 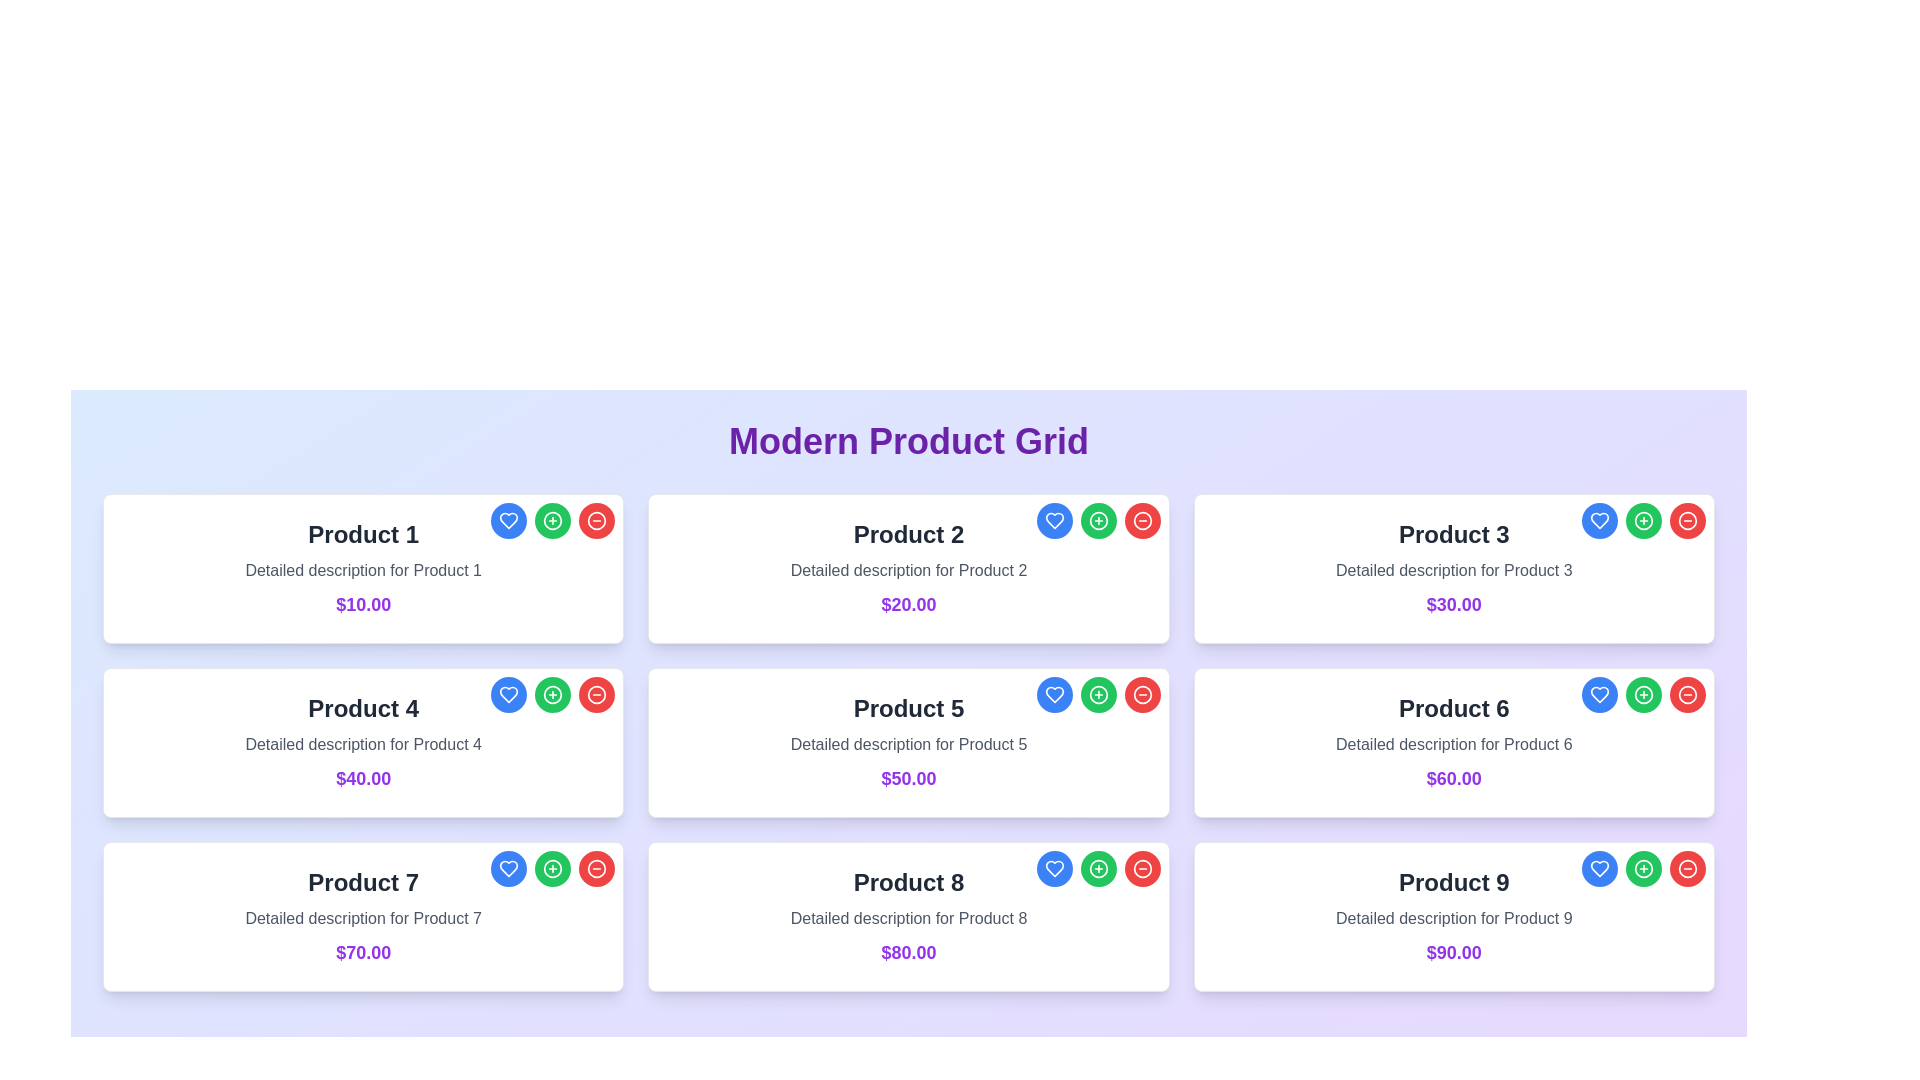 I want to click on the Circular Button Icon with a plus sign, located in the green button of the third row in the first column associated with 'Product 7', so click(x=553, y=867).